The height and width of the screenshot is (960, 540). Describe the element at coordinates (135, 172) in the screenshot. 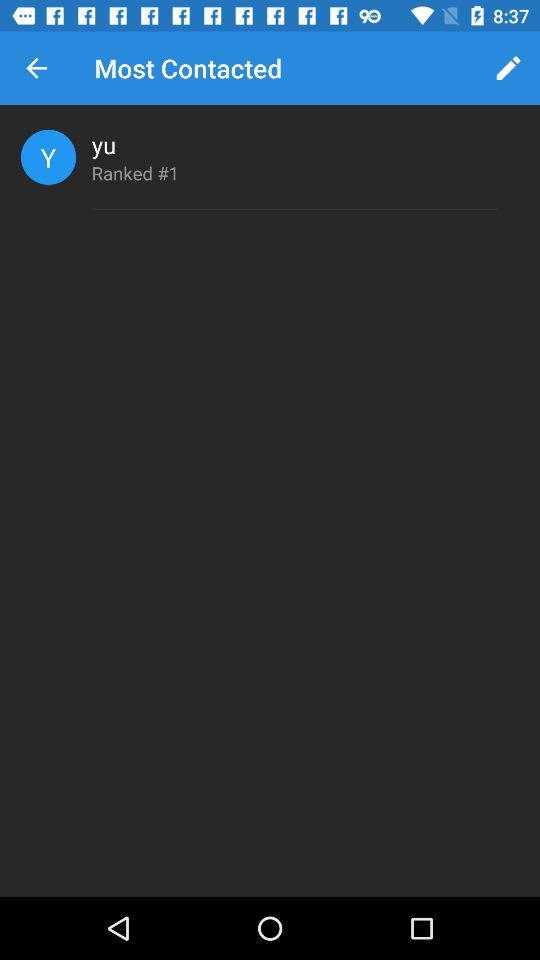

I see `the ranked #1` at that location.